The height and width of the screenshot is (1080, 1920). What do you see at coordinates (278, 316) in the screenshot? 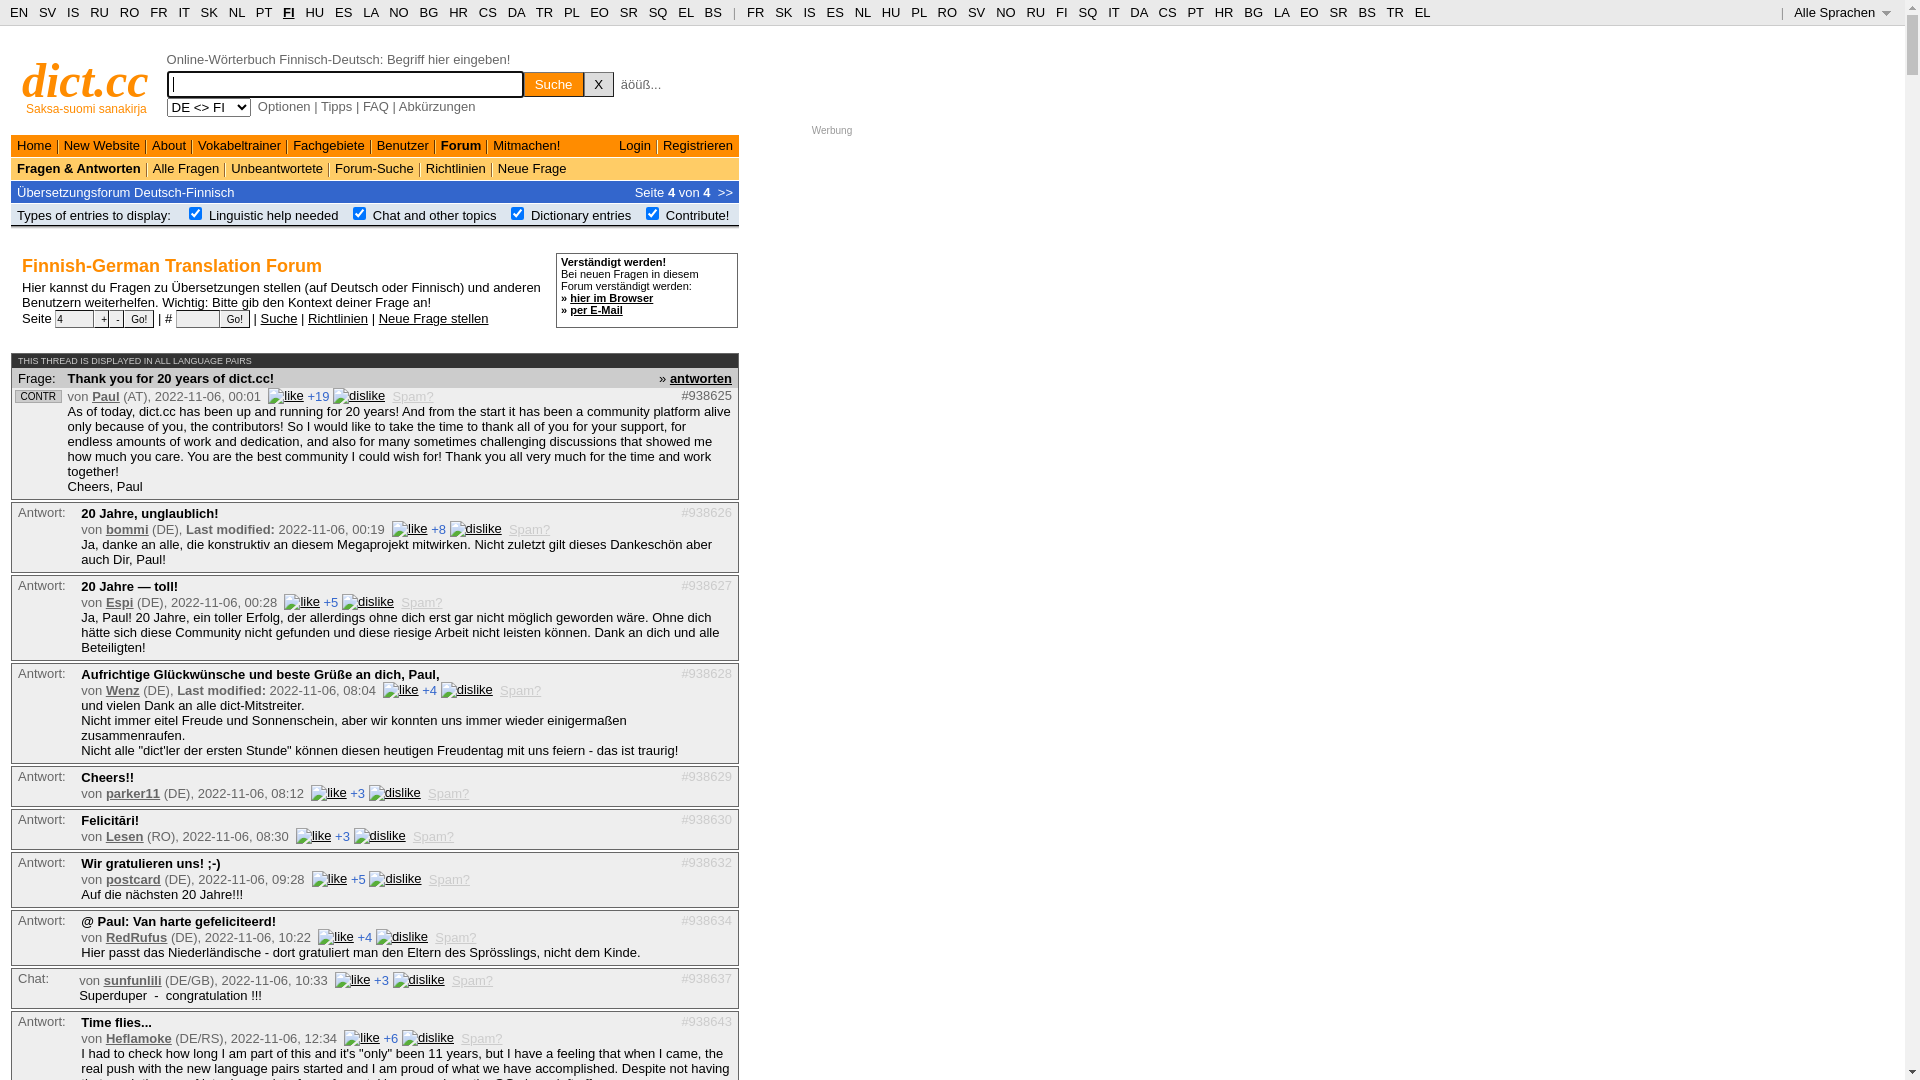
I see `'Suche'` at bounding box center [278, 316].